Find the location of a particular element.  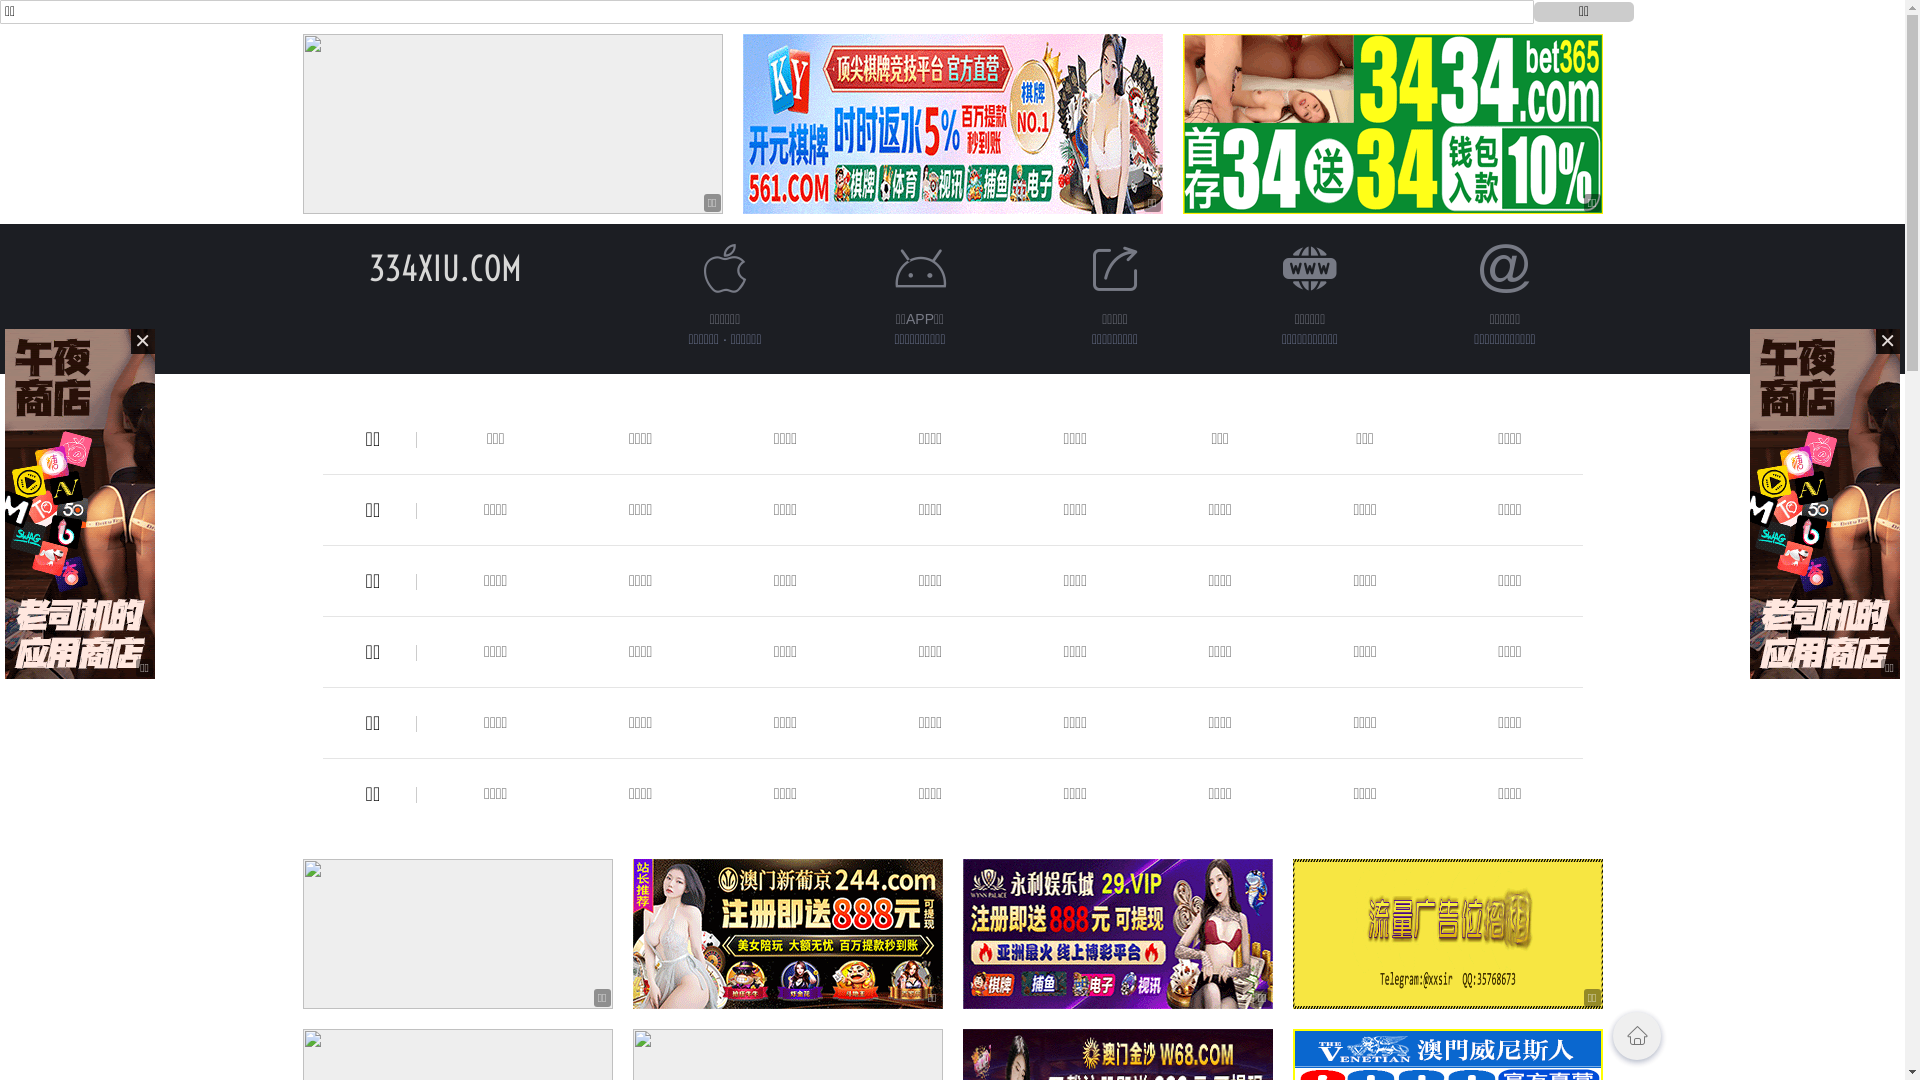

'334XIU.COM' is located at coordinates (444, 267).